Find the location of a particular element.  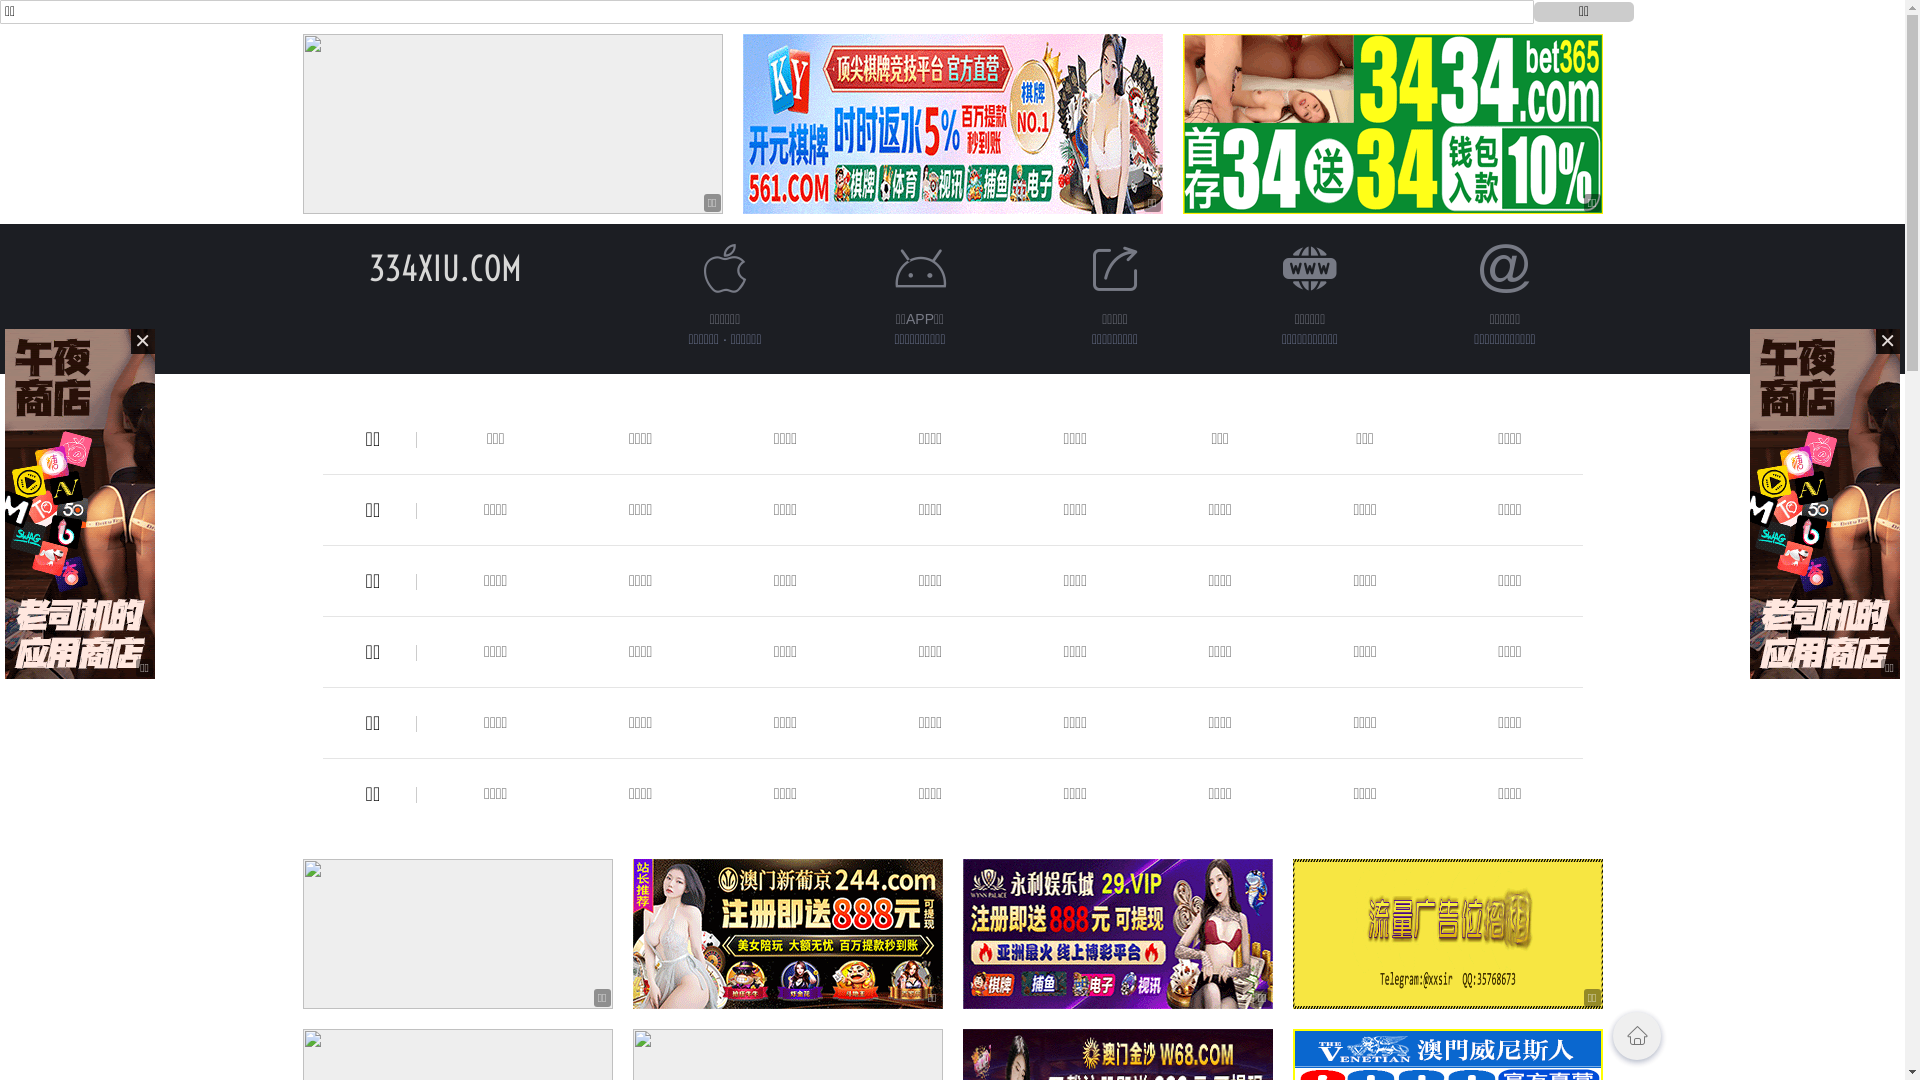

'334XIU.COM' is located at coordinates (444, 267).